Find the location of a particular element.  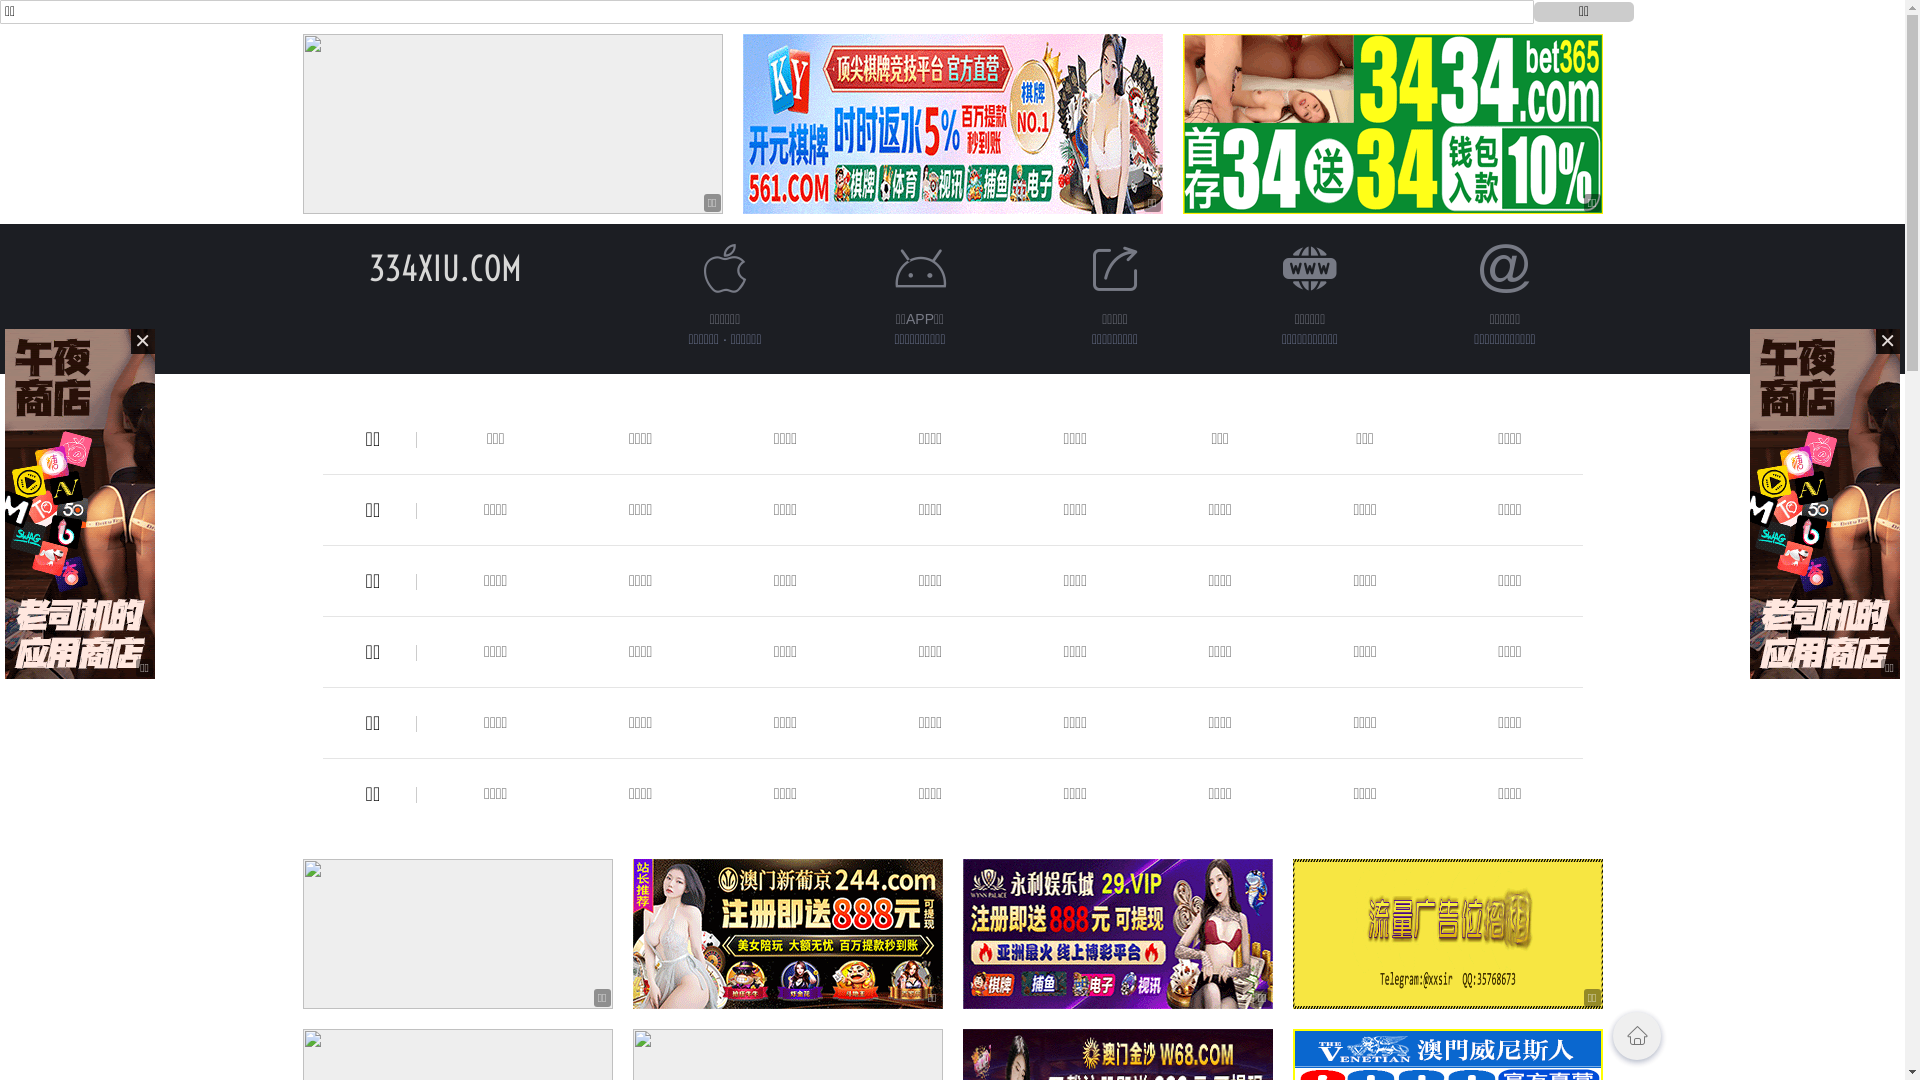

'334XIU.COM' is located at coordinates (444, 267).